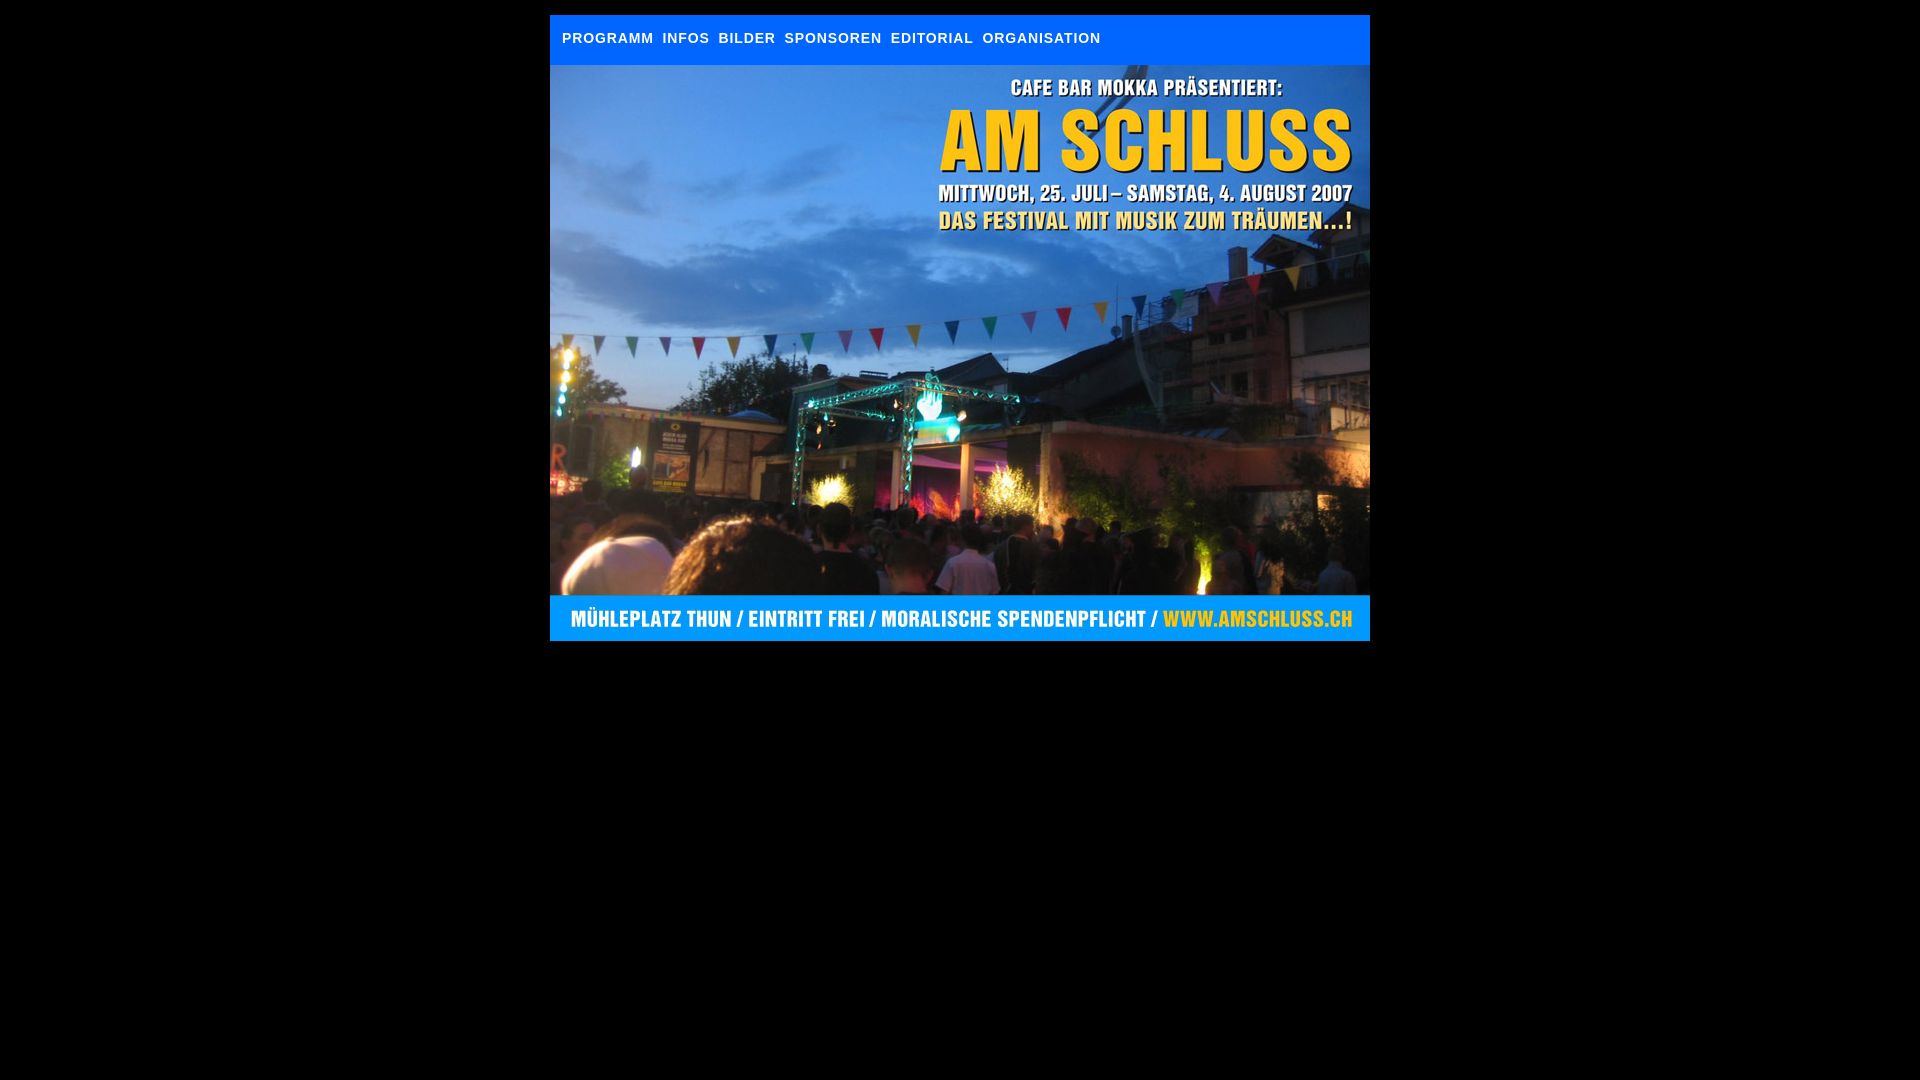 Image resolution: width=1920 pixels, height=1080 pixels. I want to click on 'ORGANISATION', so click(1040, 38).